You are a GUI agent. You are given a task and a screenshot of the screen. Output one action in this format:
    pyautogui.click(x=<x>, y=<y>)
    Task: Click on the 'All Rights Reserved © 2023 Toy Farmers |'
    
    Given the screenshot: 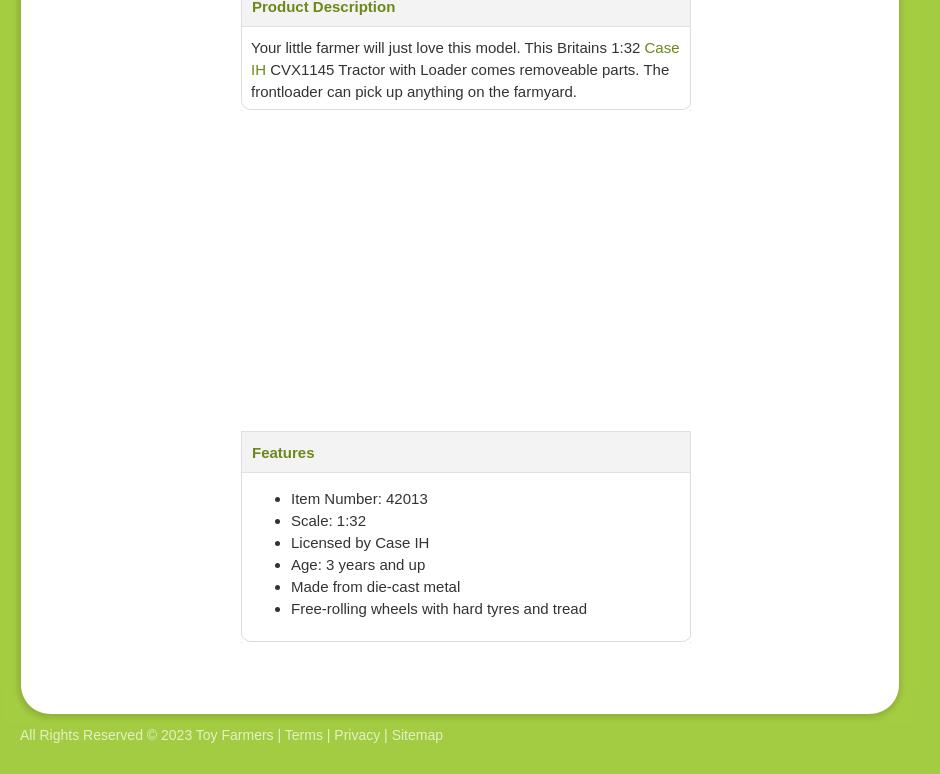 What is the action you would take?
    pyautogui.click(x=150, y=734)
    